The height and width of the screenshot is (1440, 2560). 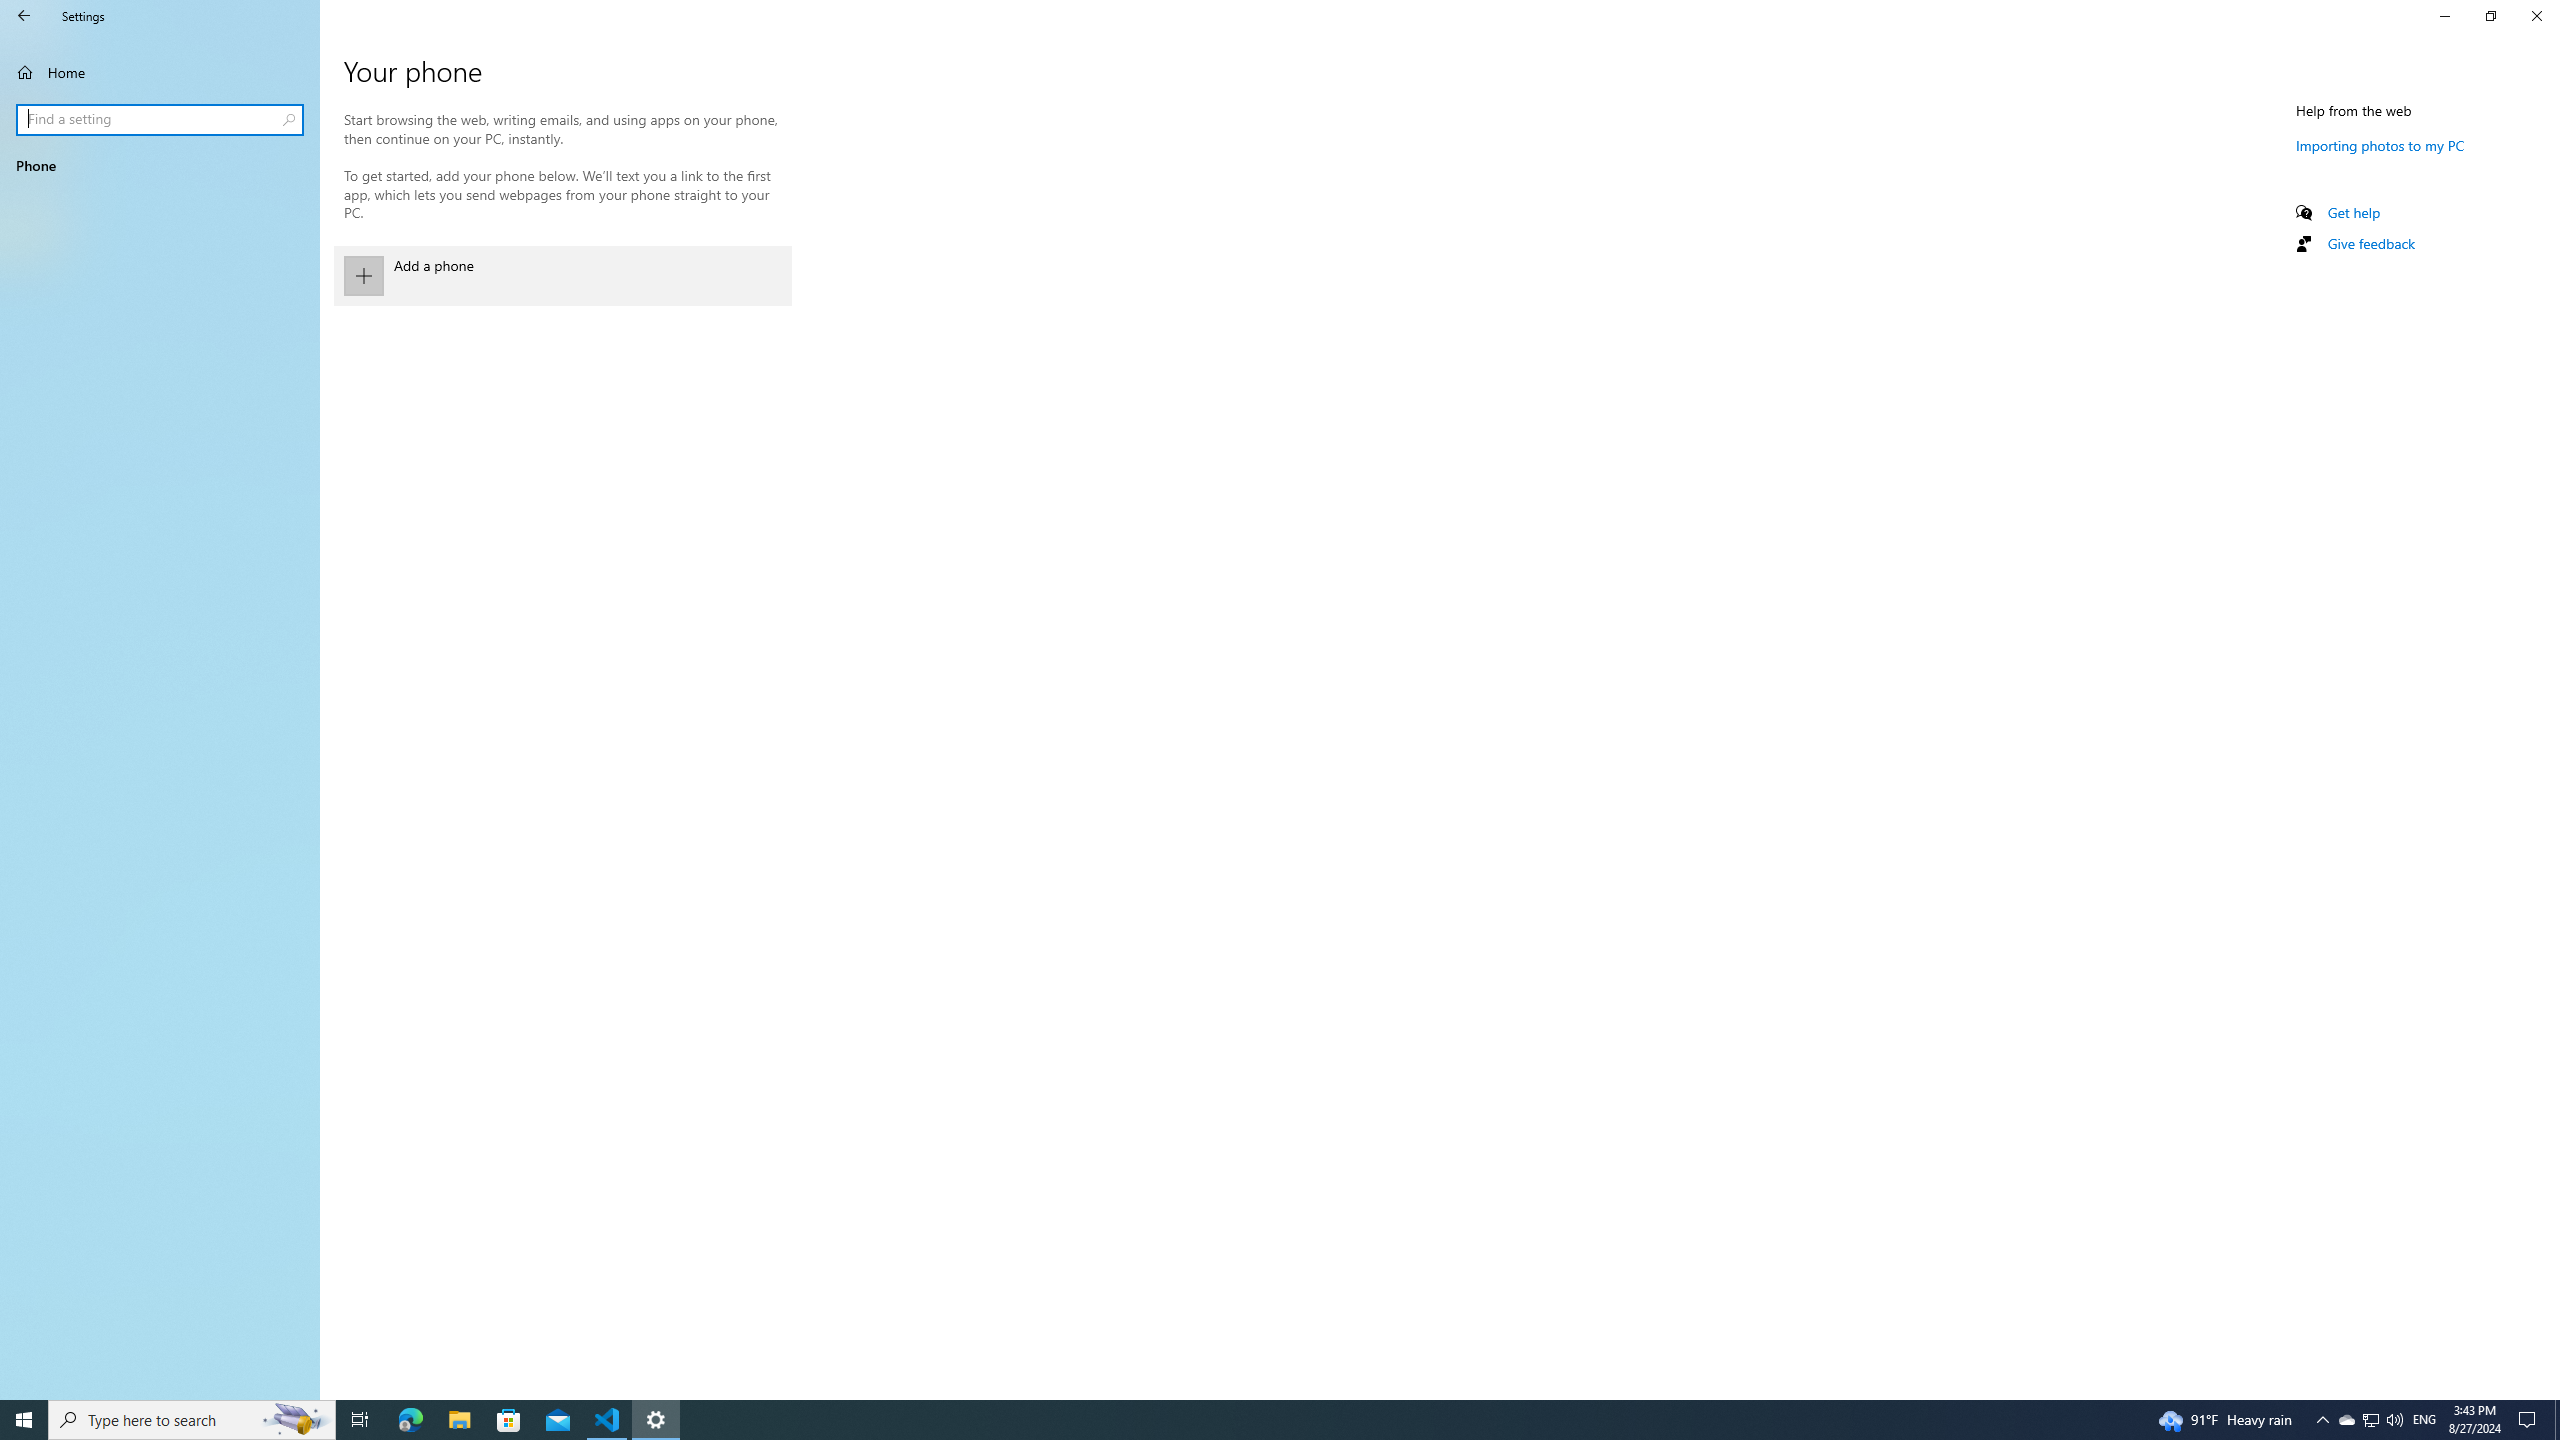 What do you see at coordinates (2490, 15) in the screenshot?
I see `'Restore Settings'` at bounding box center [2490, 15].